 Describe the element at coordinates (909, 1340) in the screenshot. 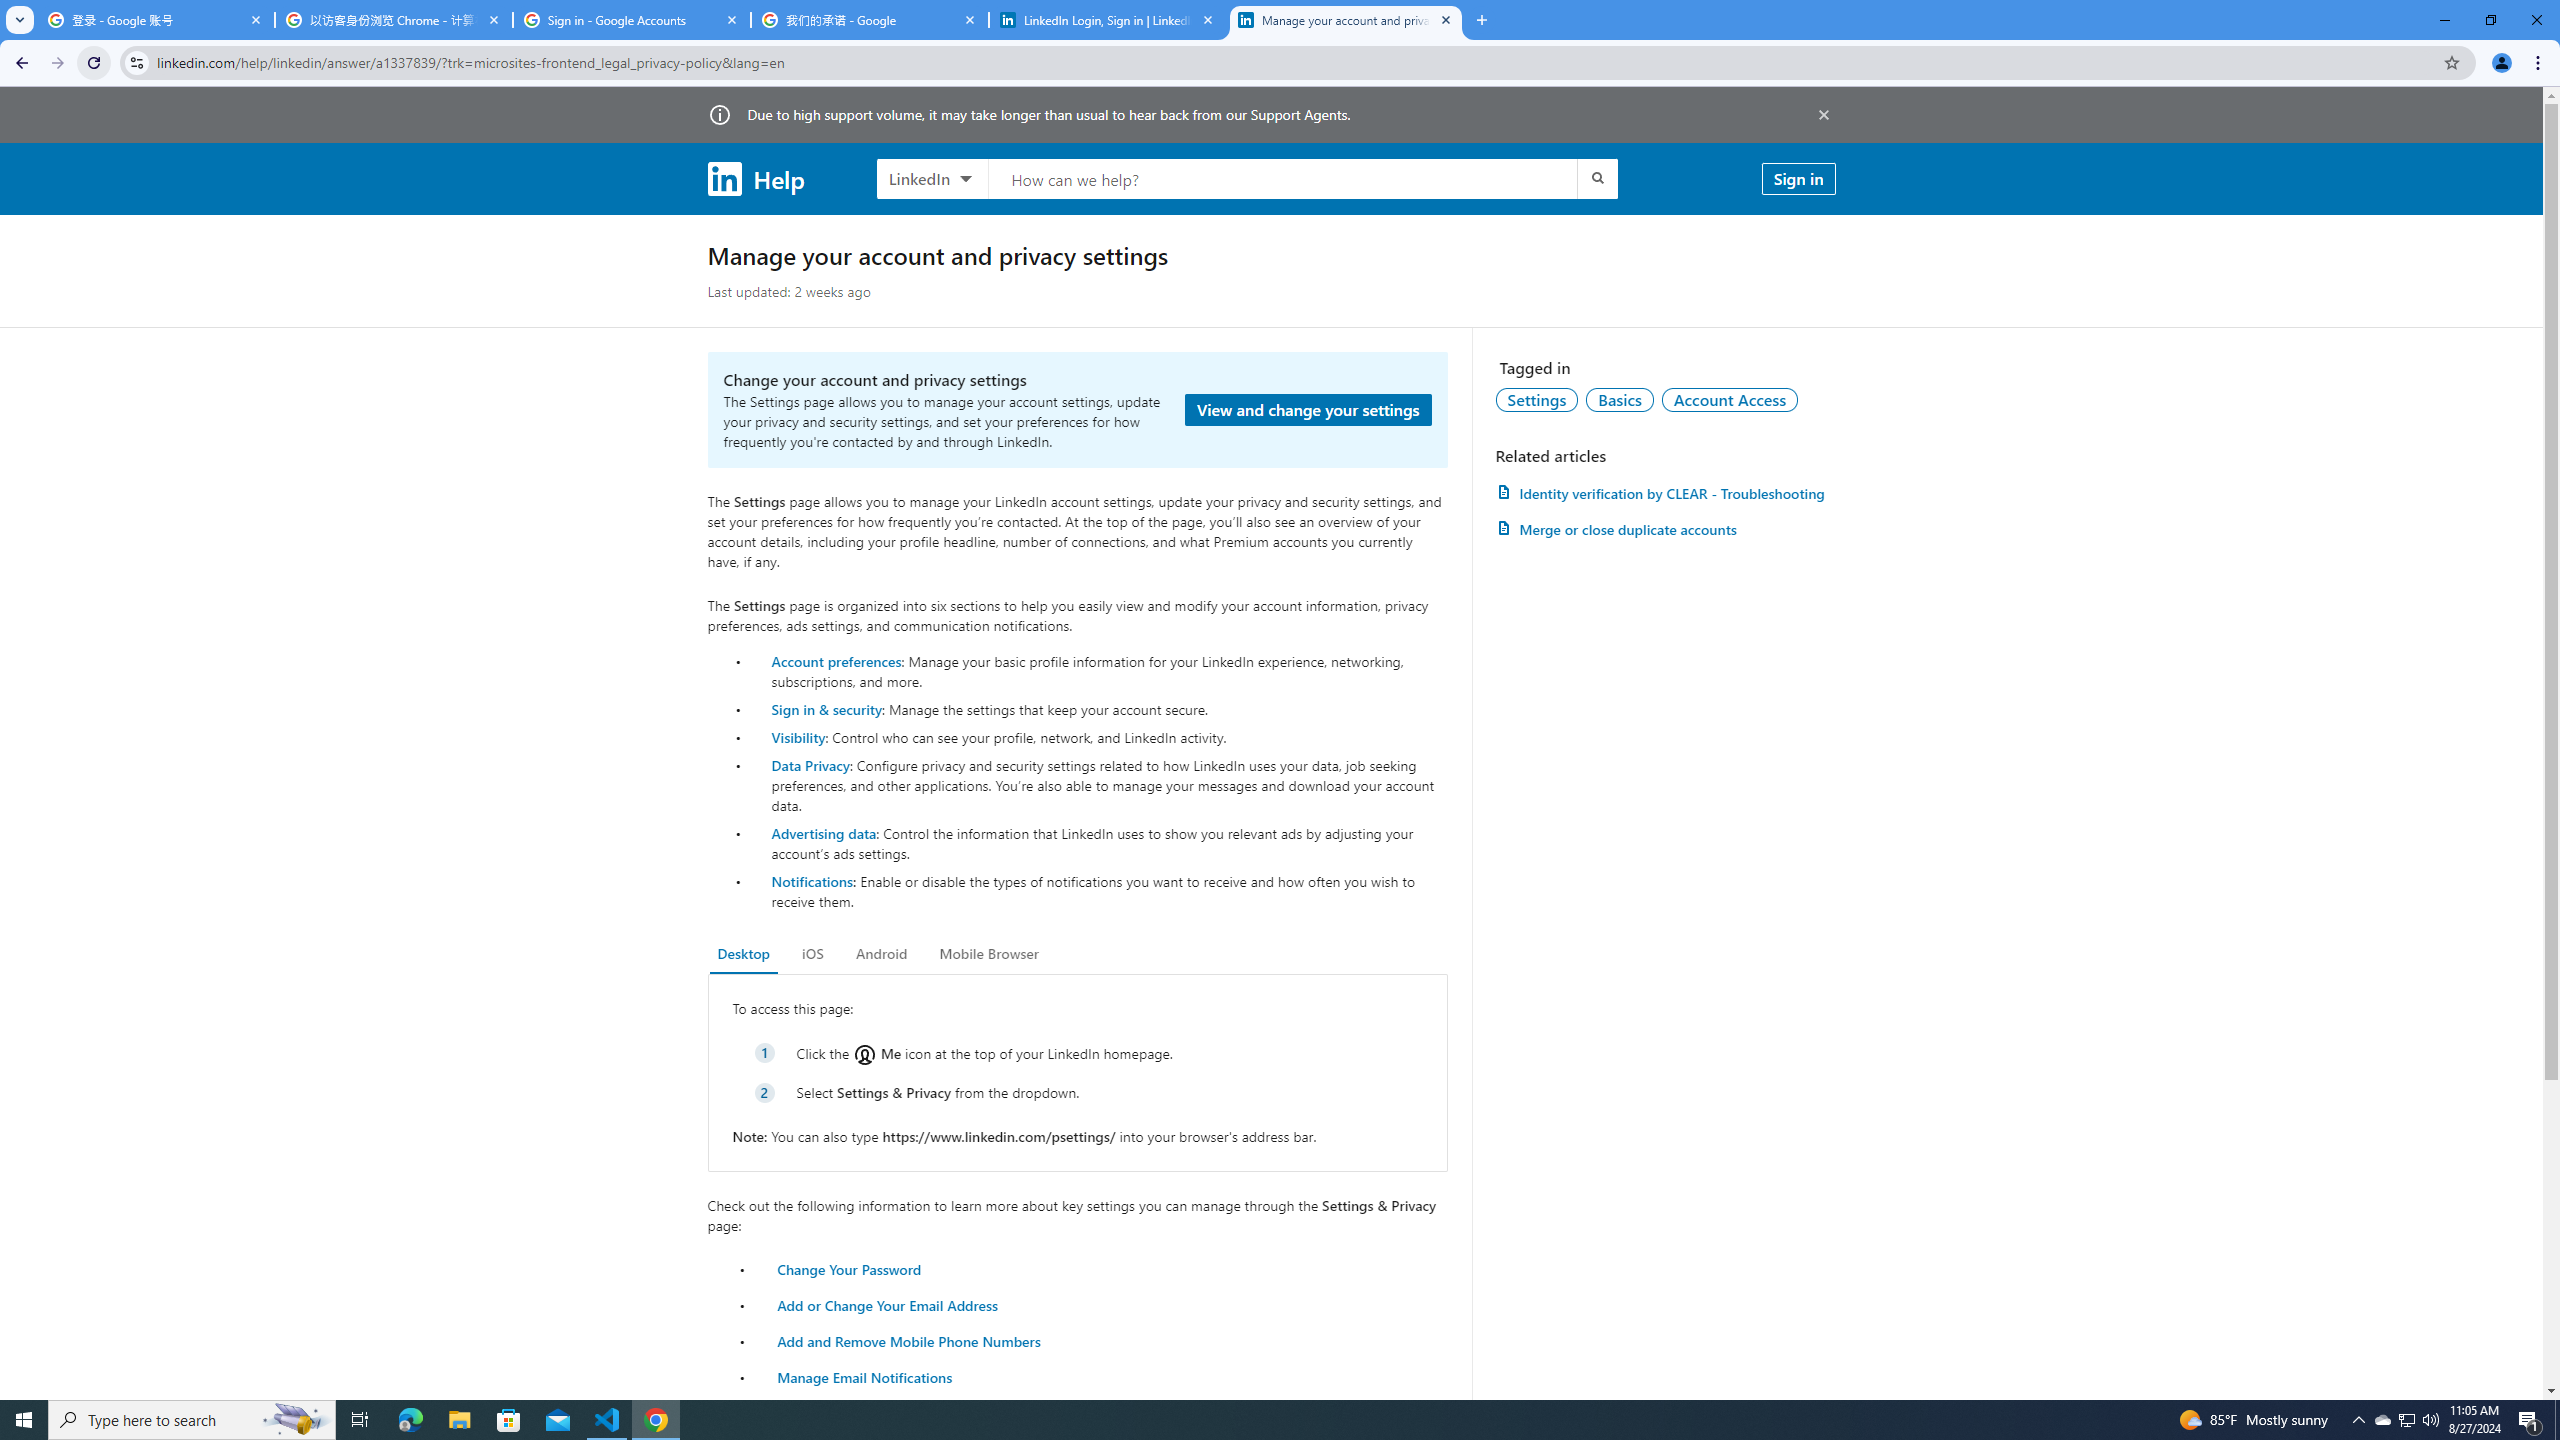

I see `'Add and Remove Mobile Phone Numbers'` at that location.